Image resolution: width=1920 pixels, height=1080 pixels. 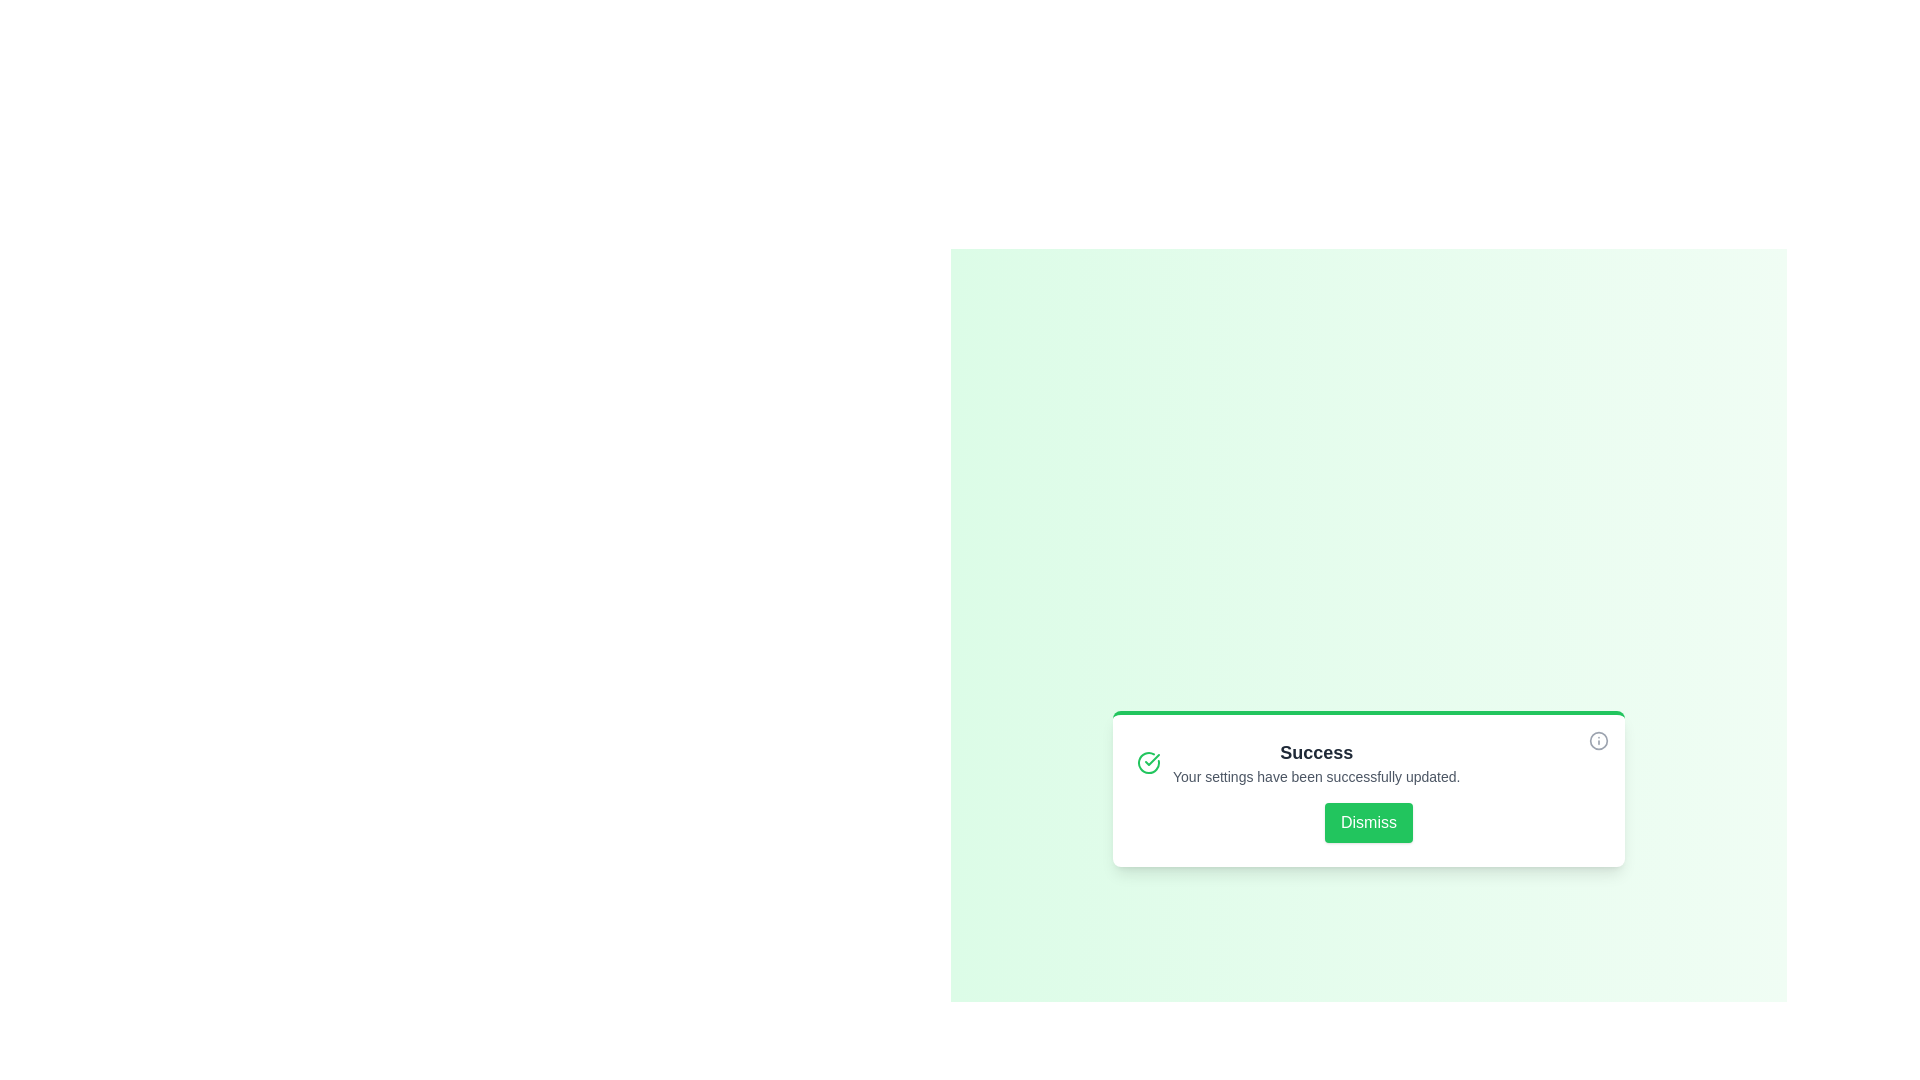 What do you see at coordinates (1367, 822) in the screenshot?
I see `the 'Dismiss' button to dismiss the notification` at bounding box center [1367, 822].